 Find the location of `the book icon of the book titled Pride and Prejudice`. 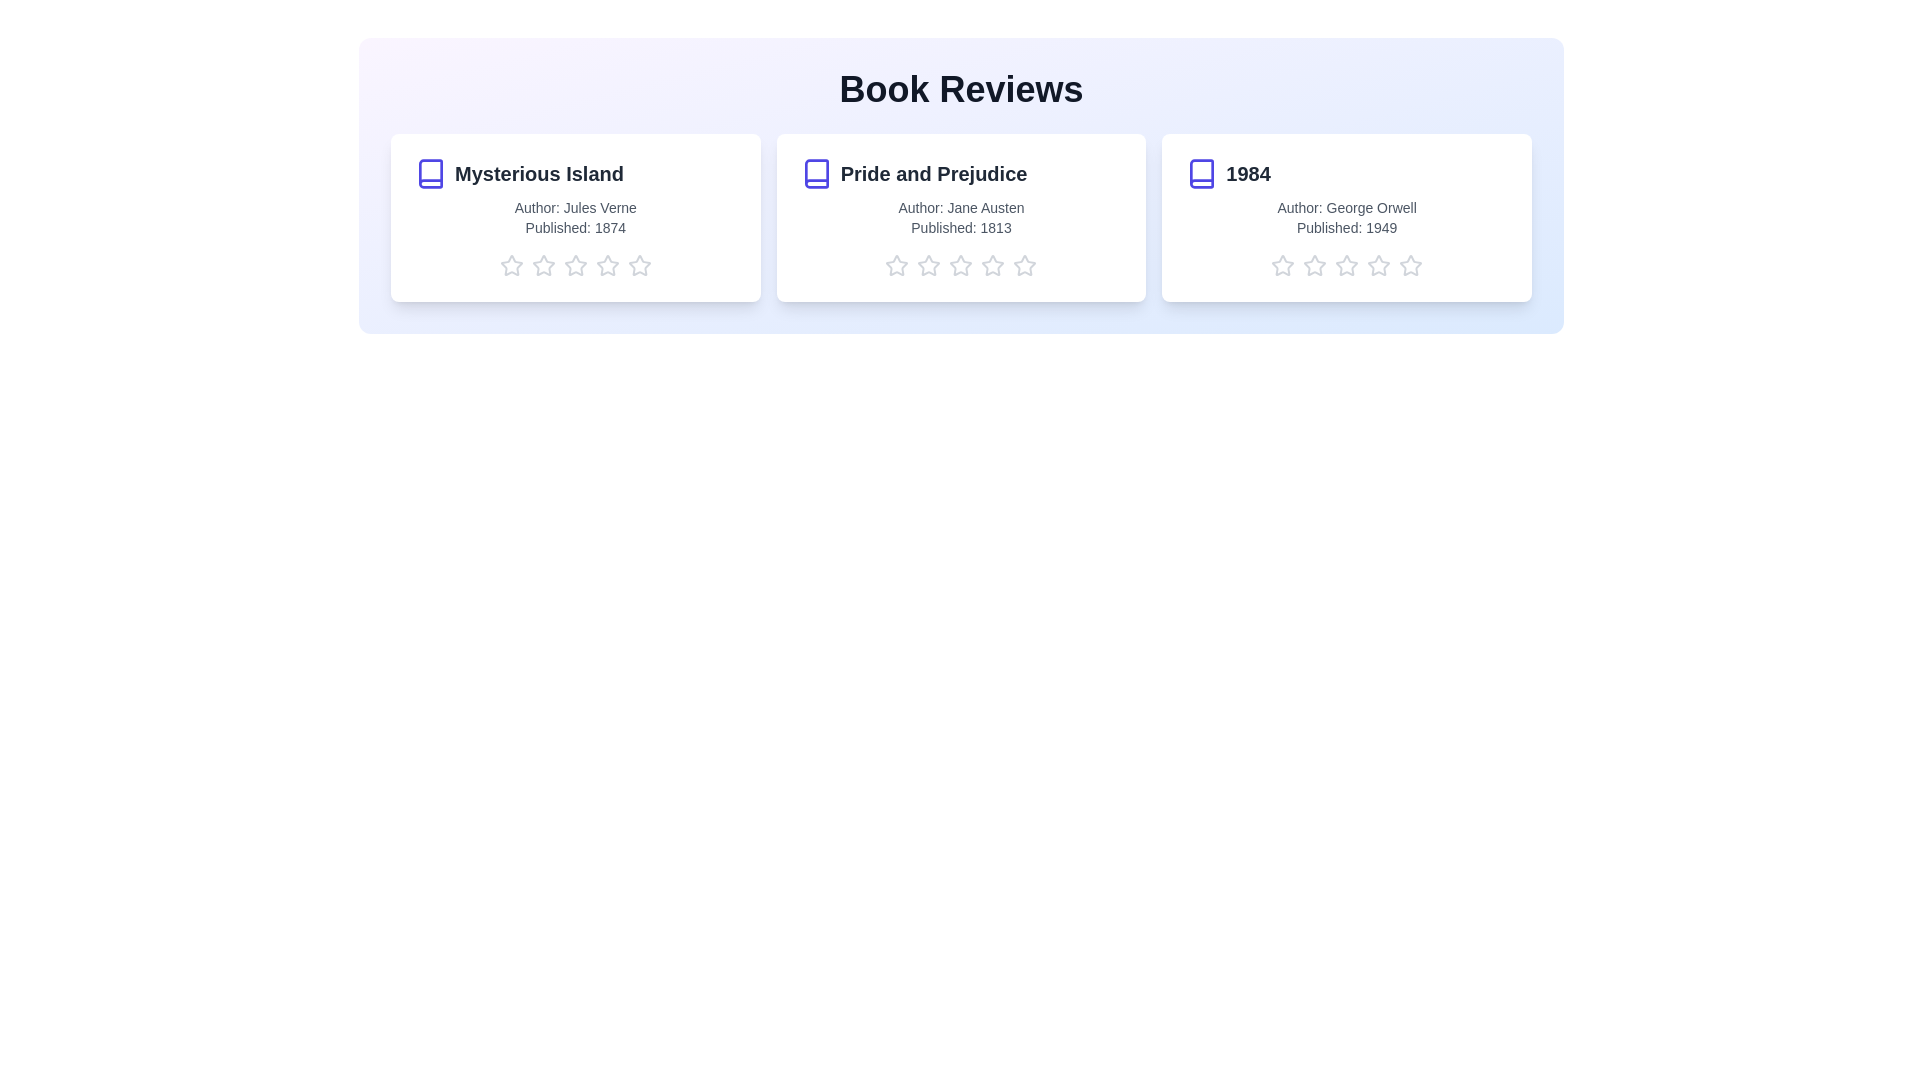

the book icon of the book titled Pride and Prejudice is located at coordinates (816, 172).